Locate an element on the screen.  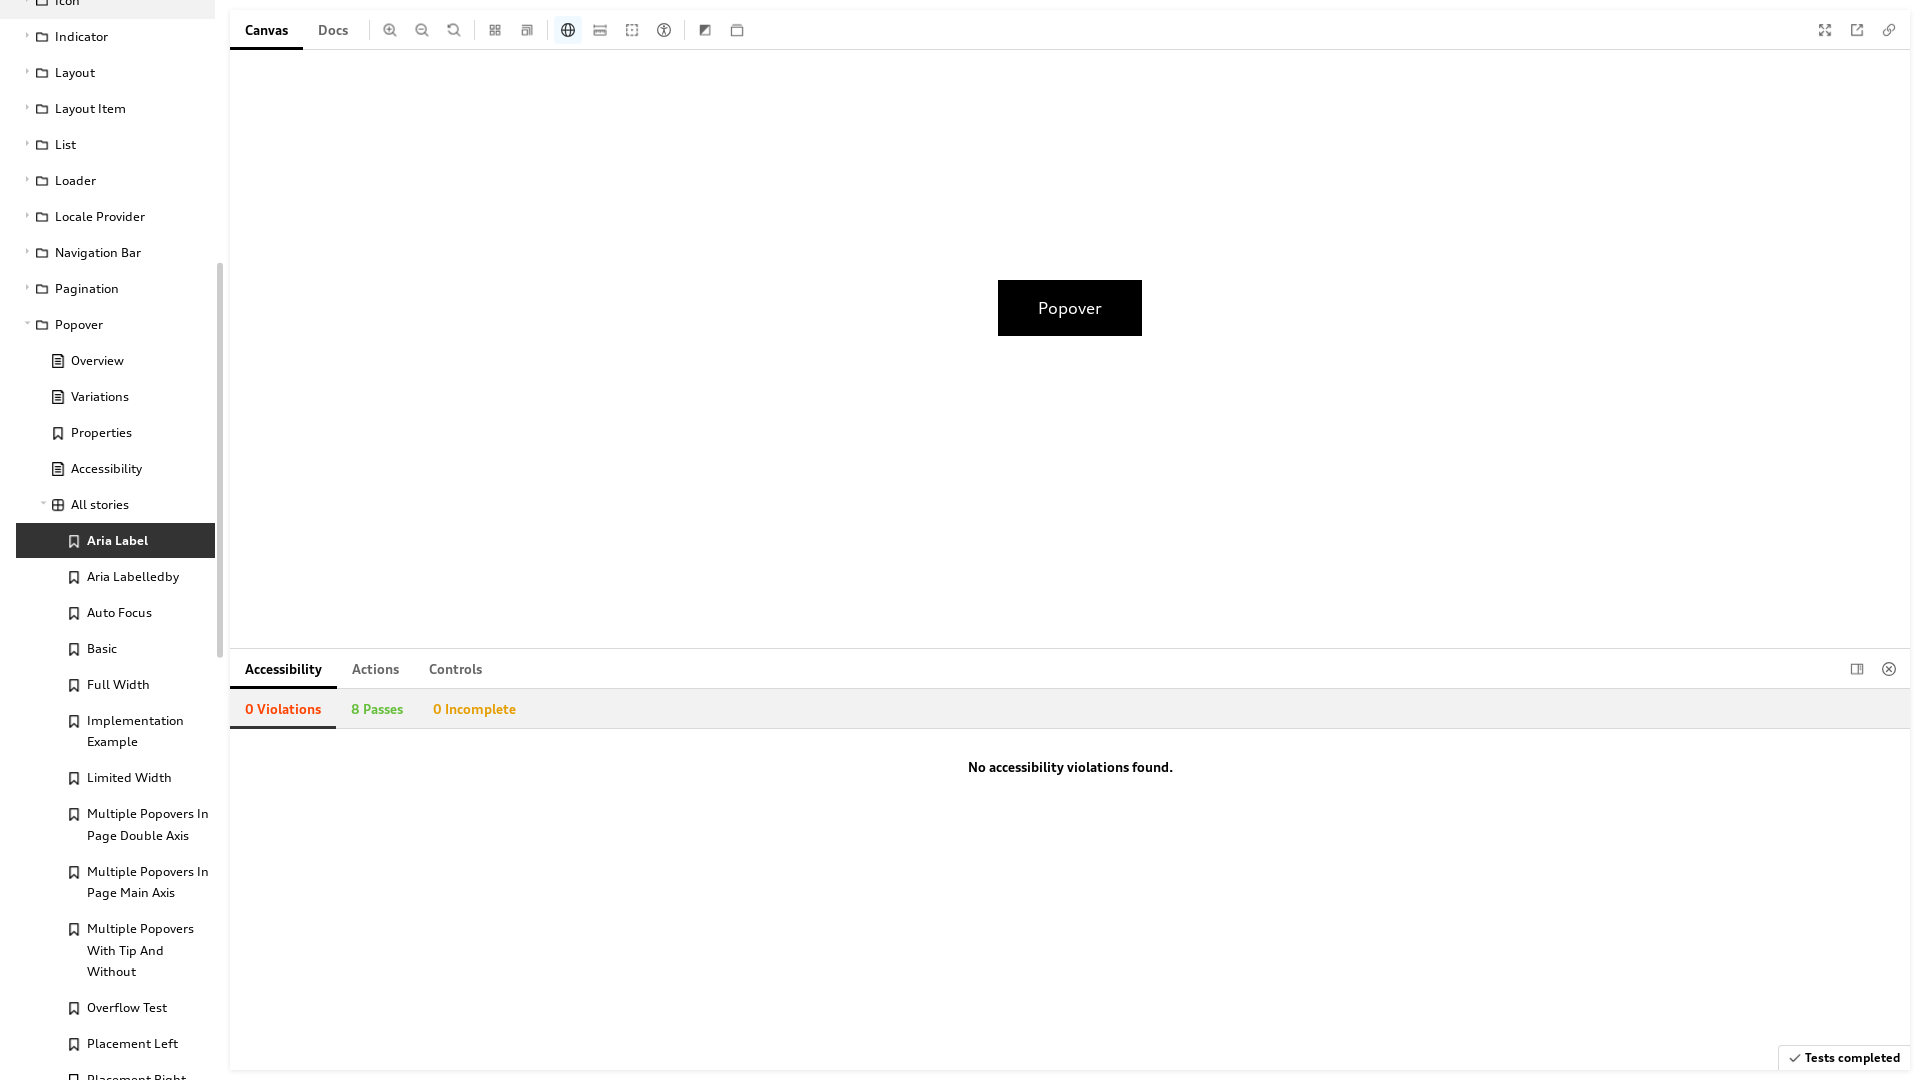
'Accessibility' is located at coordinates (230, 668).